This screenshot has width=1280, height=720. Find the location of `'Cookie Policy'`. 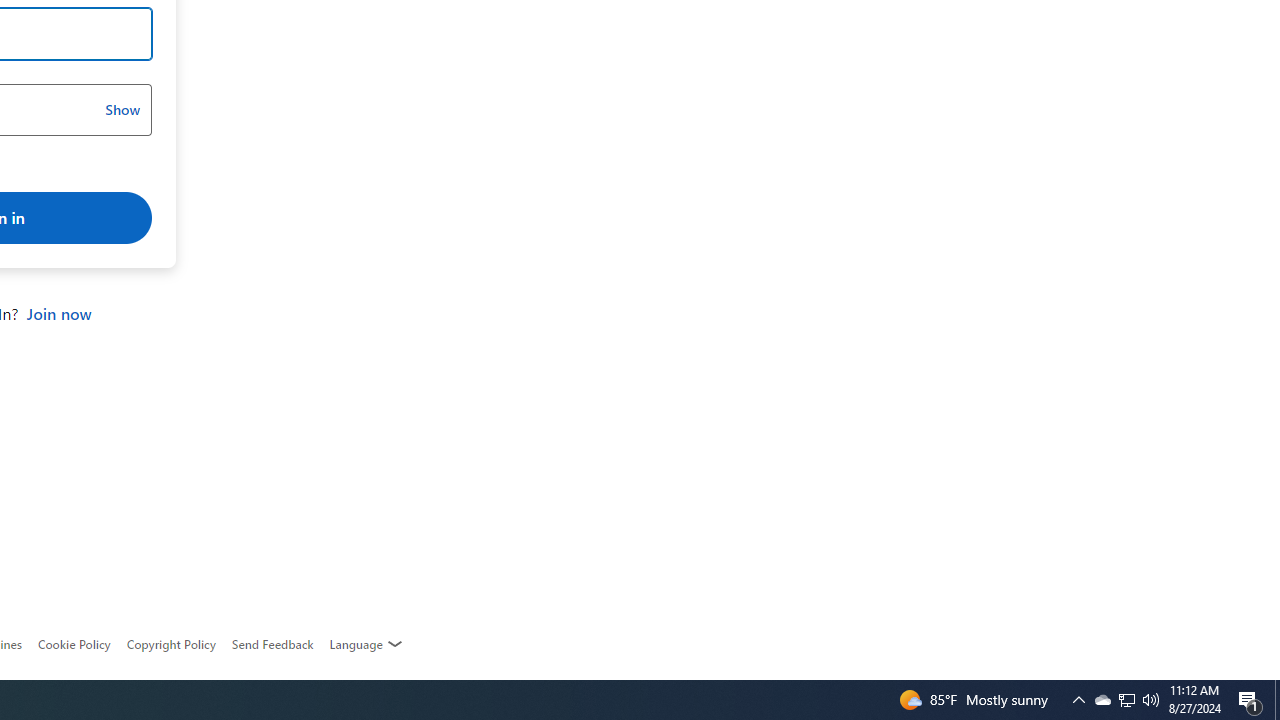

'Cookie Policy' is located at coordinates (74, 644).